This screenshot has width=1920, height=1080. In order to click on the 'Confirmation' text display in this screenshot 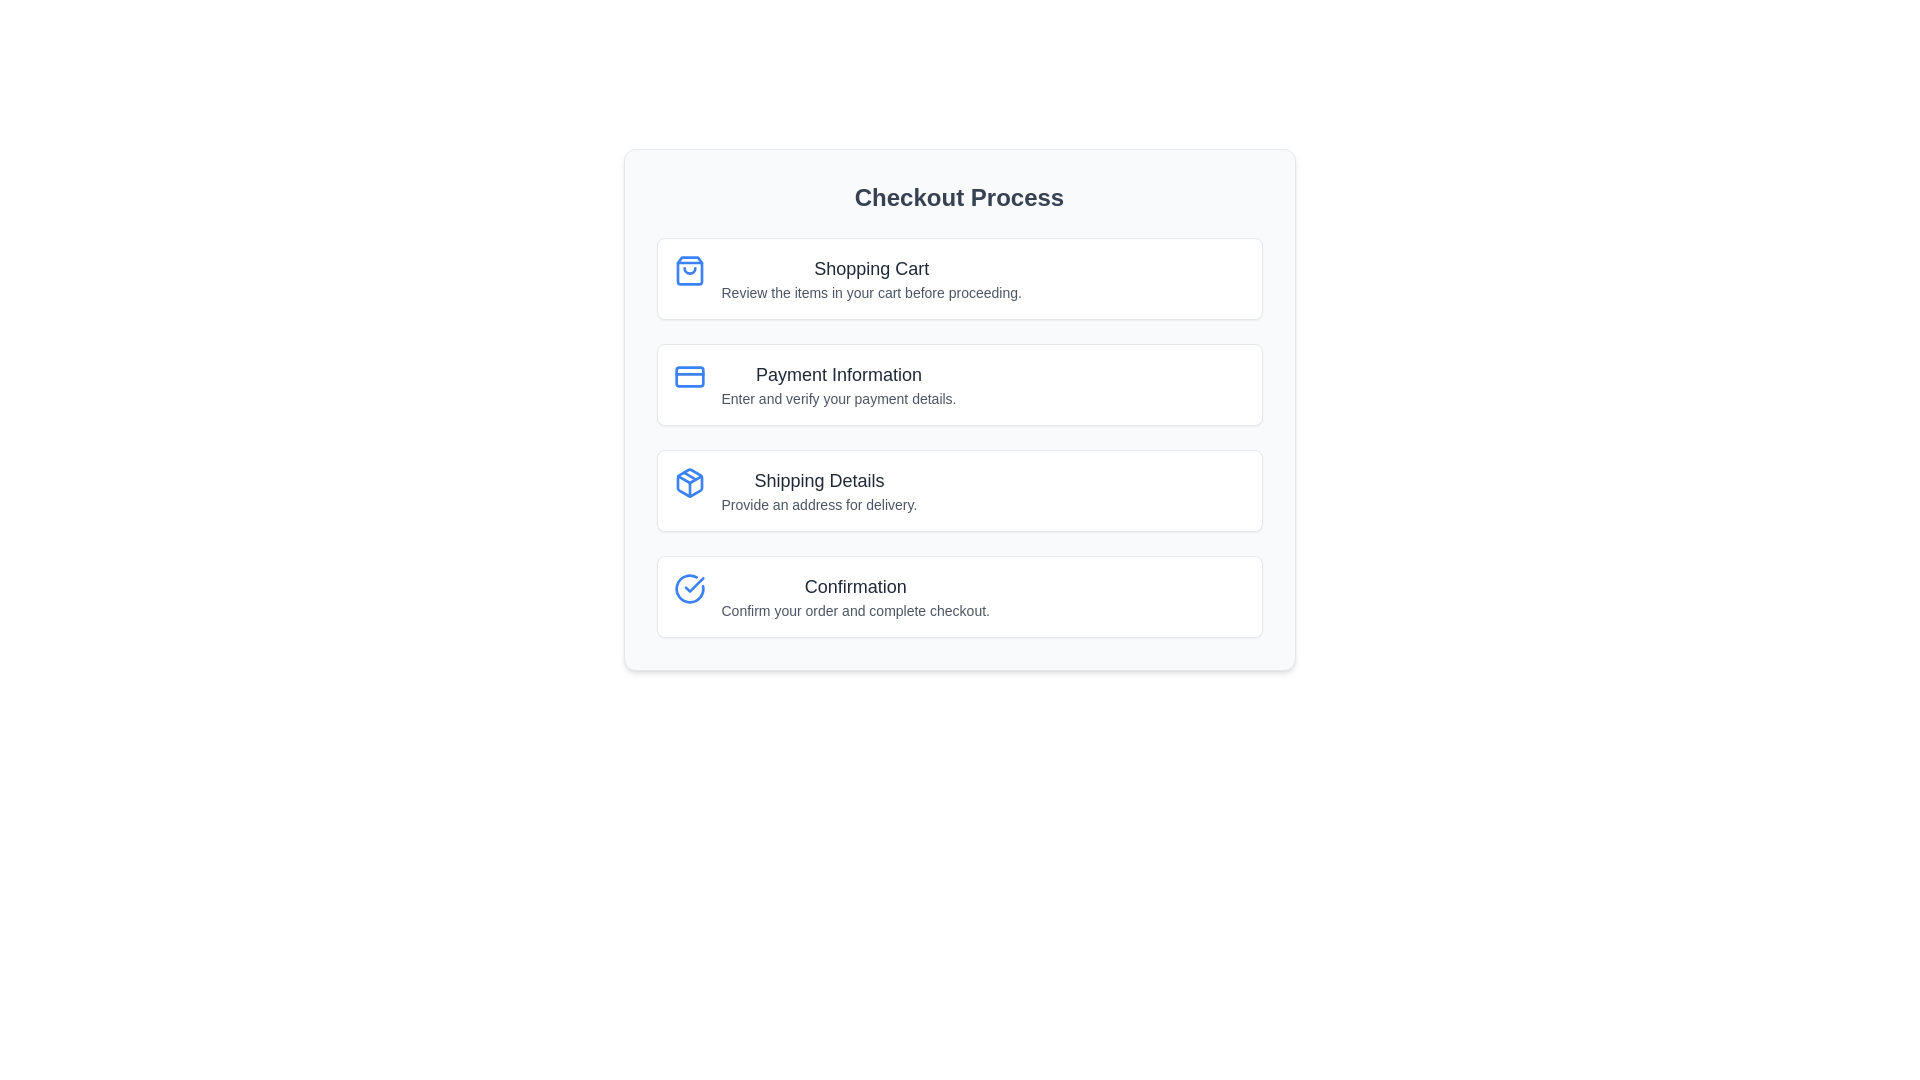, I will do `click(855, 596)`.